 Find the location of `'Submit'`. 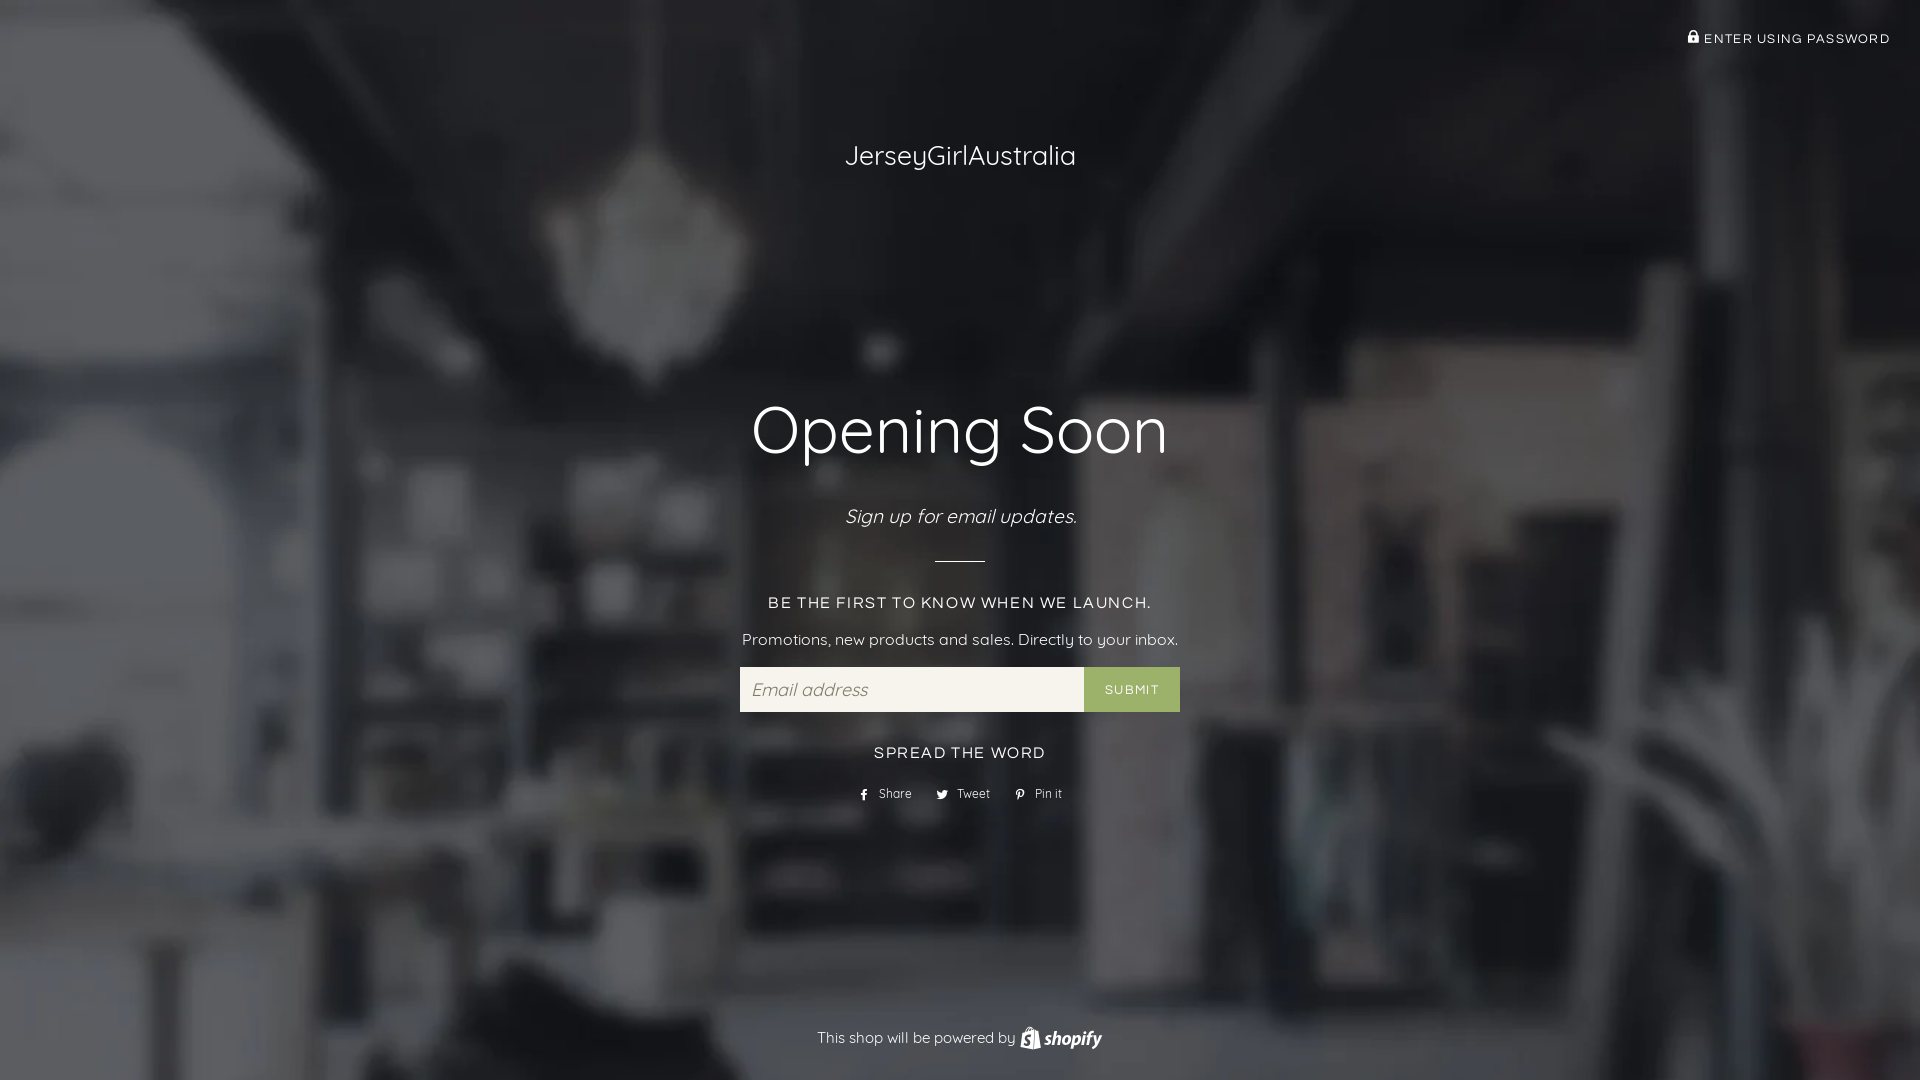

'Submit' is located at coordinates (1132, 688).